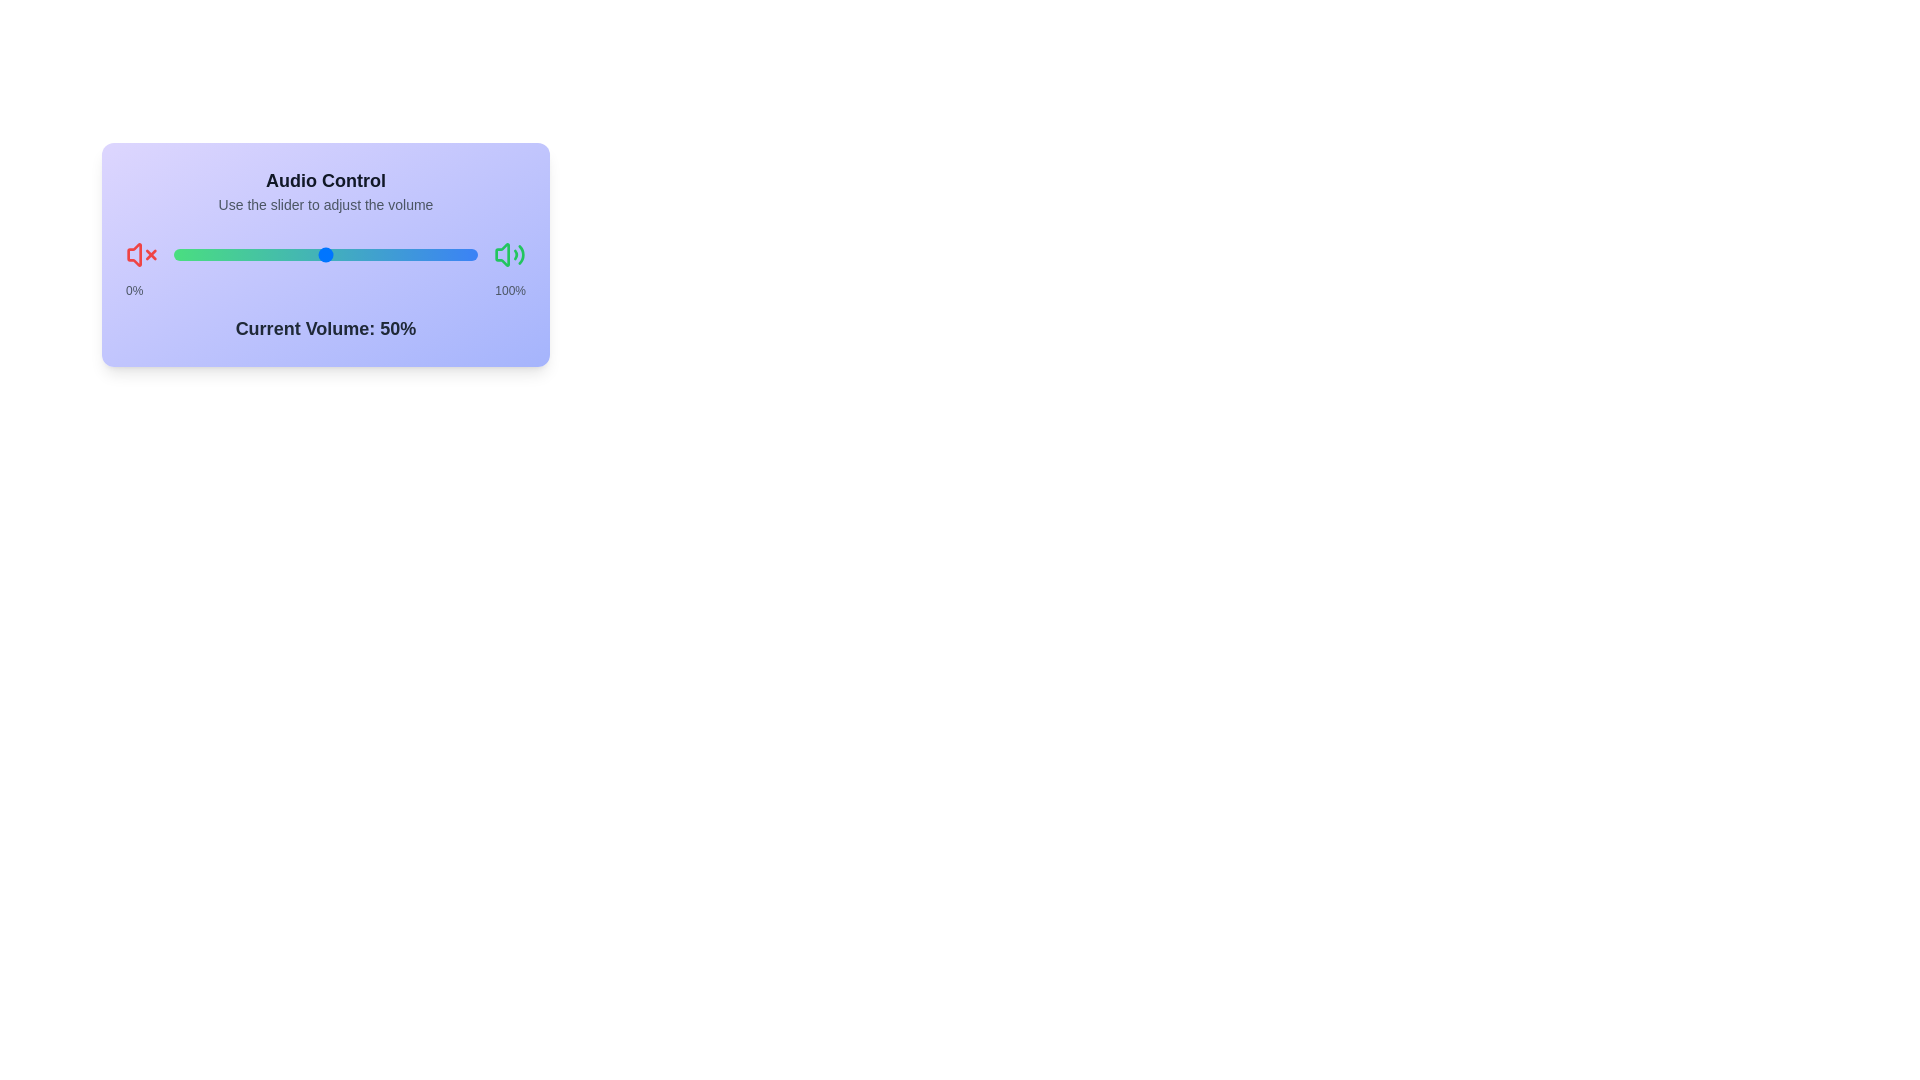 This screenshot has height=1080, width=1920. Describe the element at coordinates (413, 253) in the screenshot. I see `the slider to set the volume to 79%` at that location.